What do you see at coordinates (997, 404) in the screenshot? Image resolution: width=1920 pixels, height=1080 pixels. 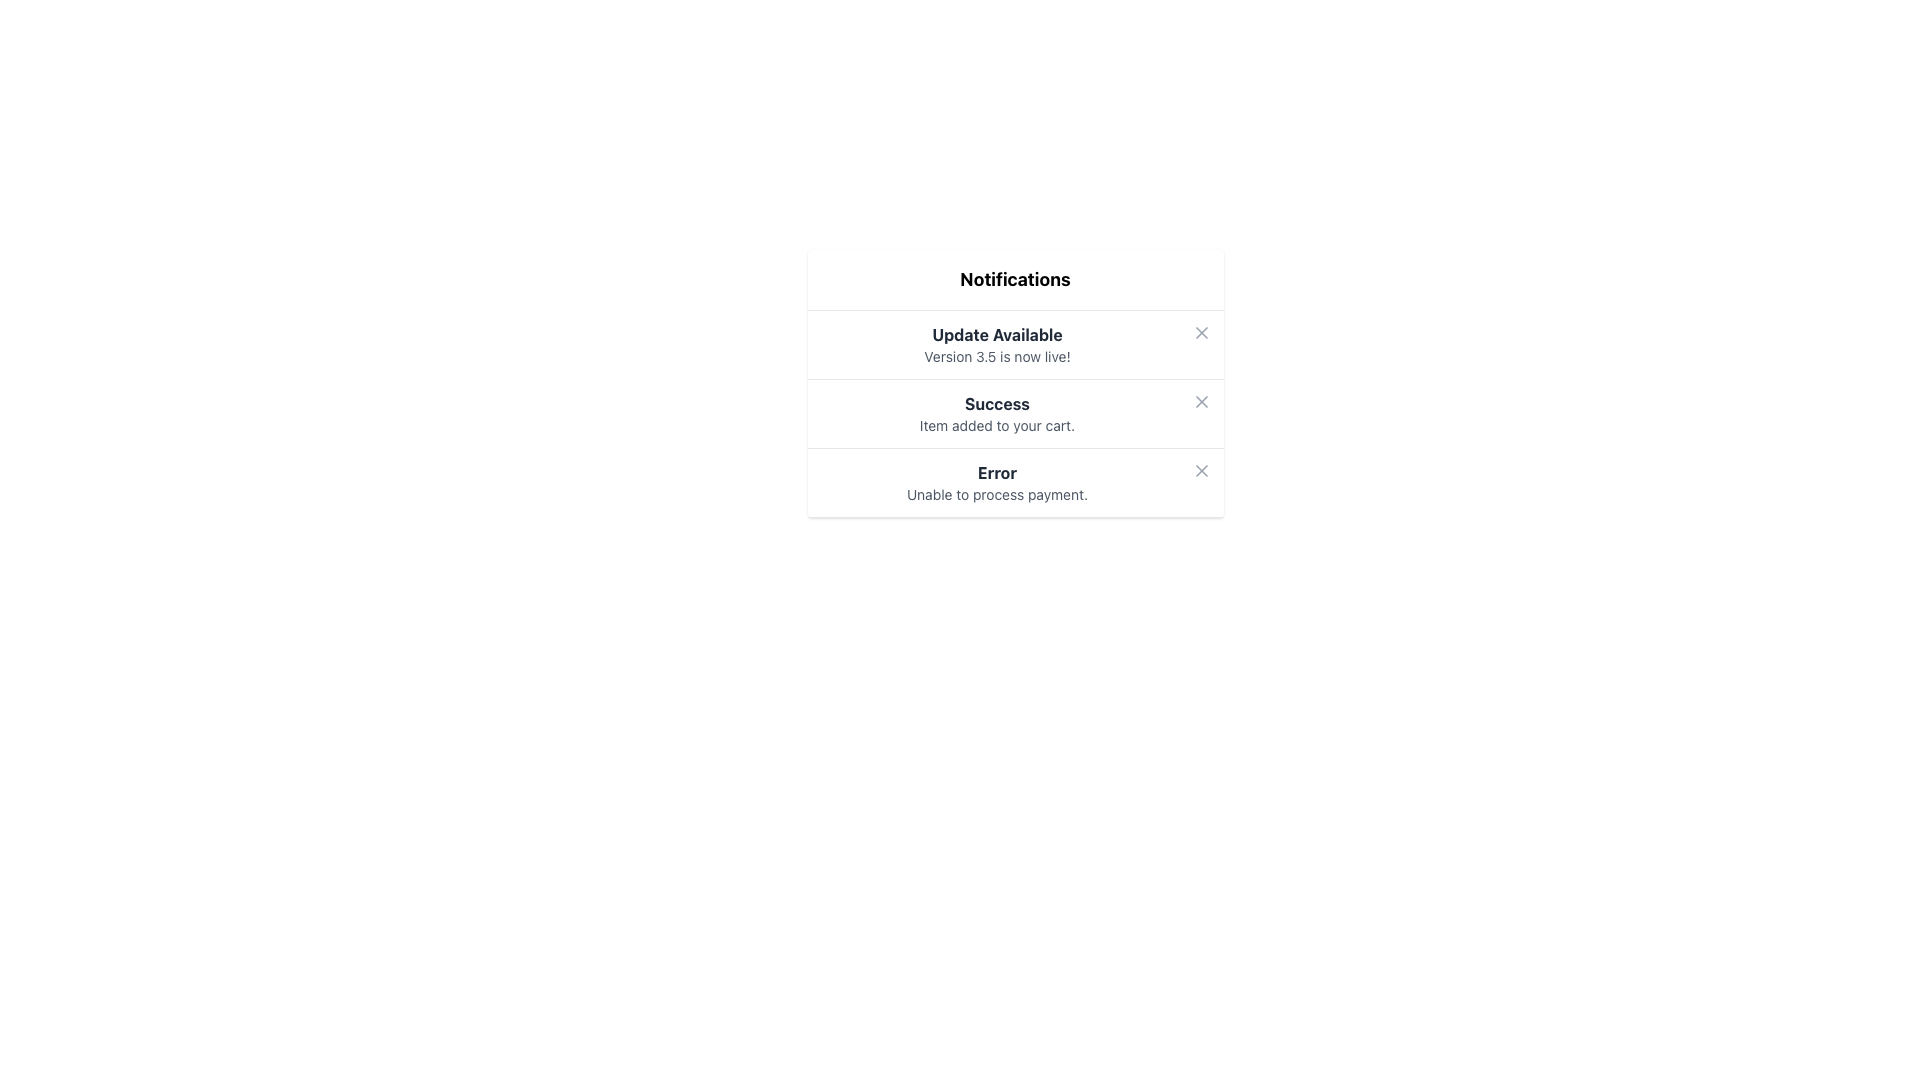 I see `text of the bold 'Success' label in the second notification card, which indicates a successful action` at bounding box center [997, 404].